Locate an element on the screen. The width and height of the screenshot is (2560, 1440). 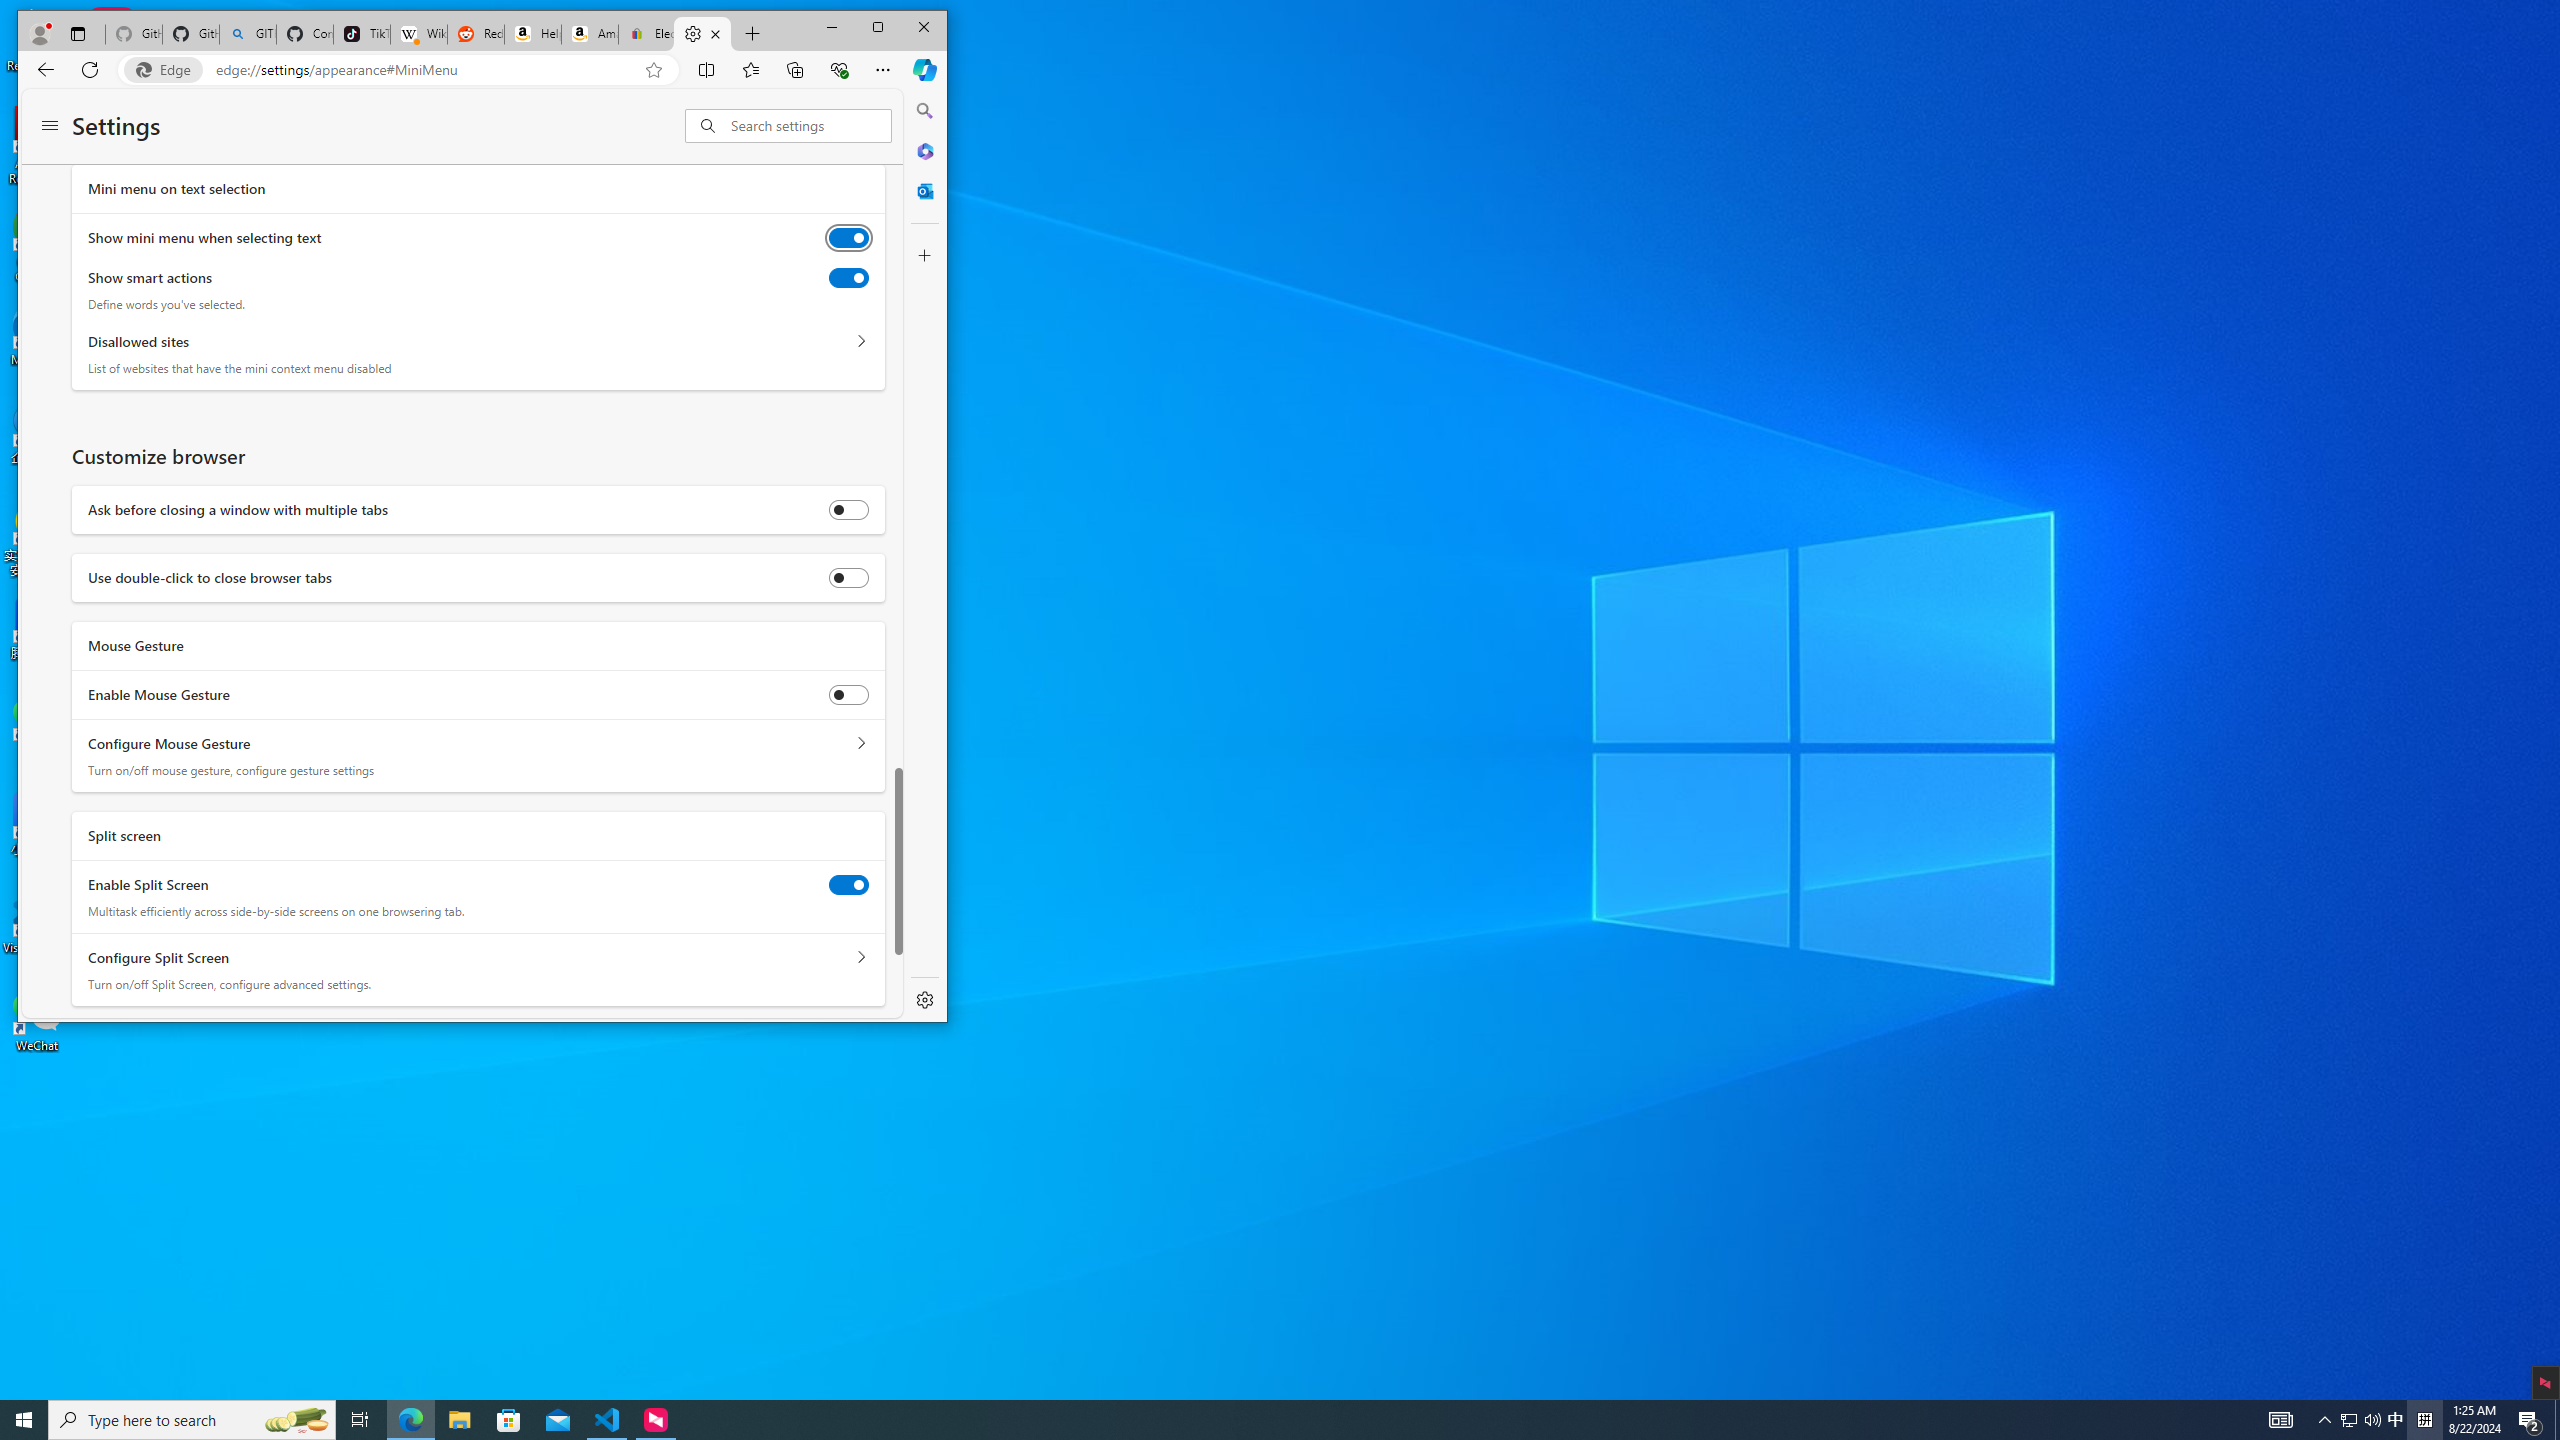
'Tray Input Indicator - Chinese (Simplified, China)' is located at coordinates (2424, 1418).